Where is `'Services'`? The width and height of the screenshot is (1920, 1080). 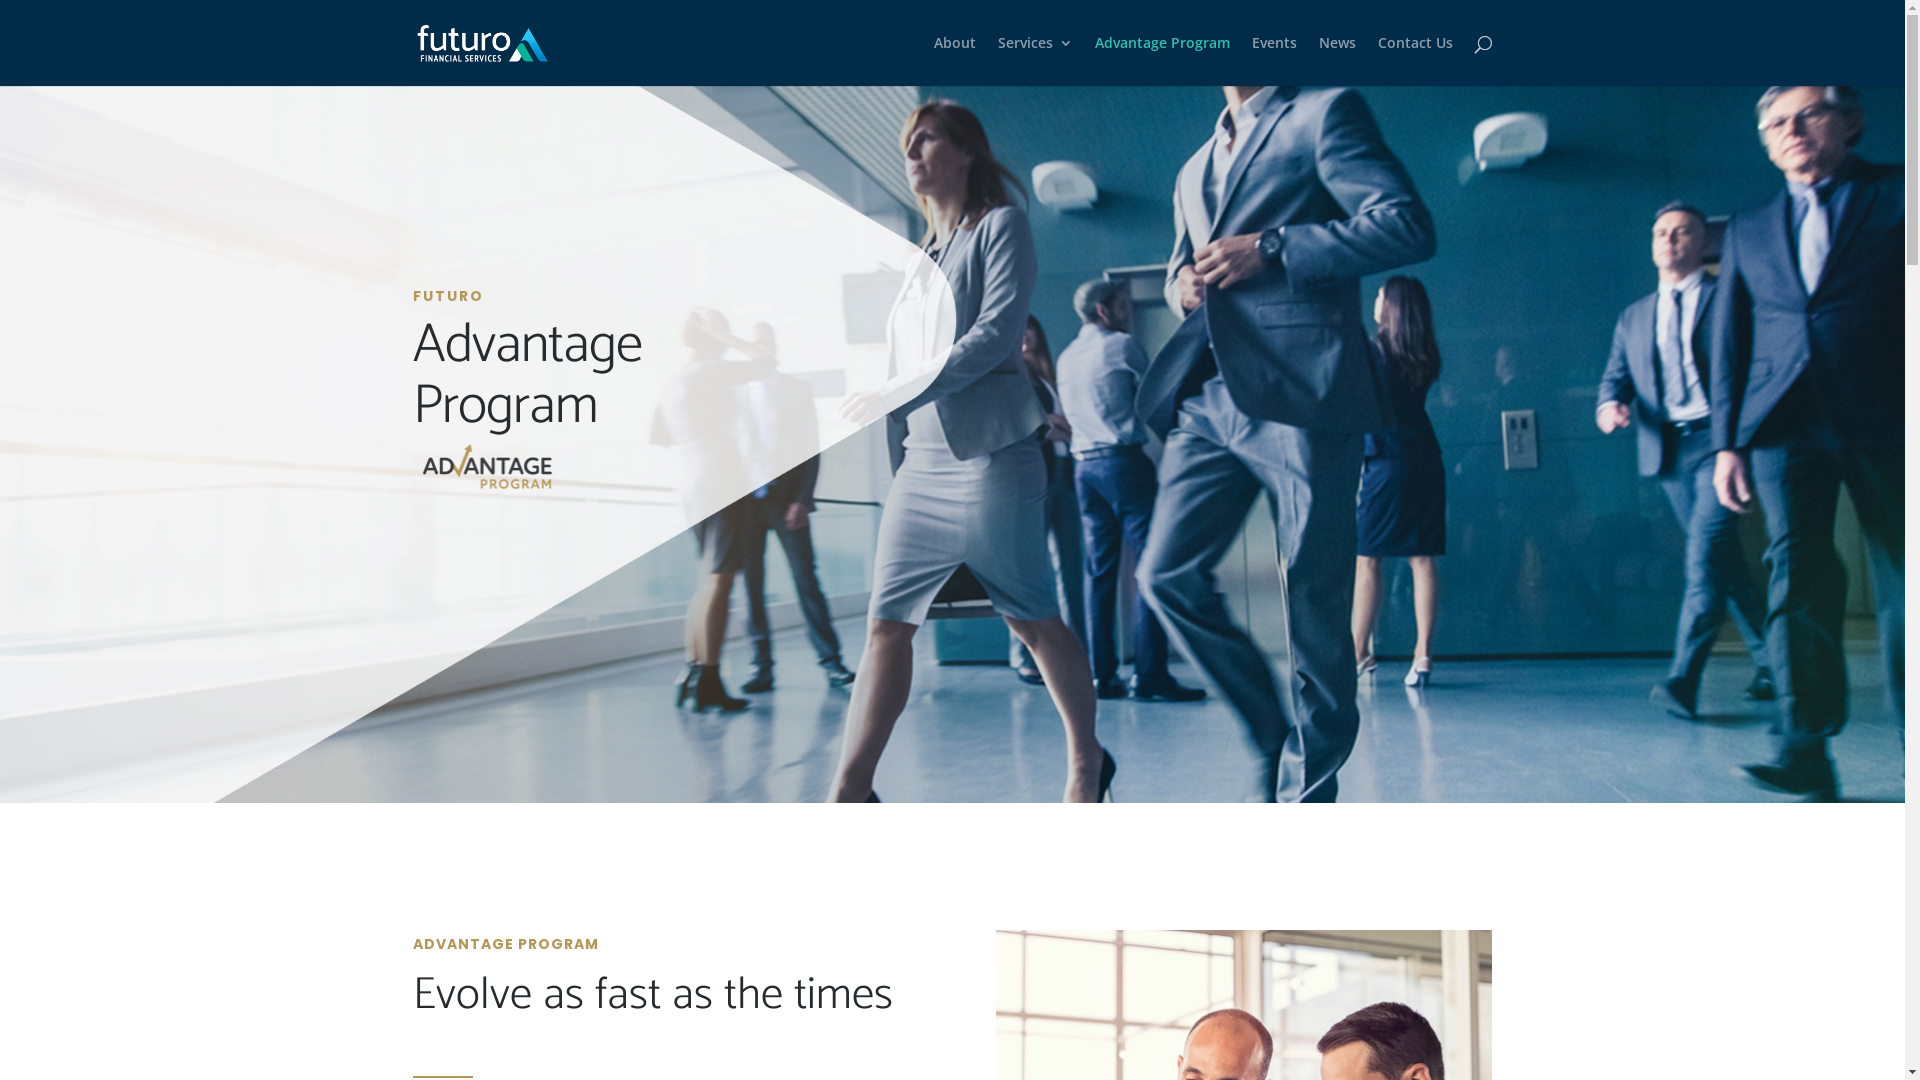 'Services' is located at coordinates (1035, 60).